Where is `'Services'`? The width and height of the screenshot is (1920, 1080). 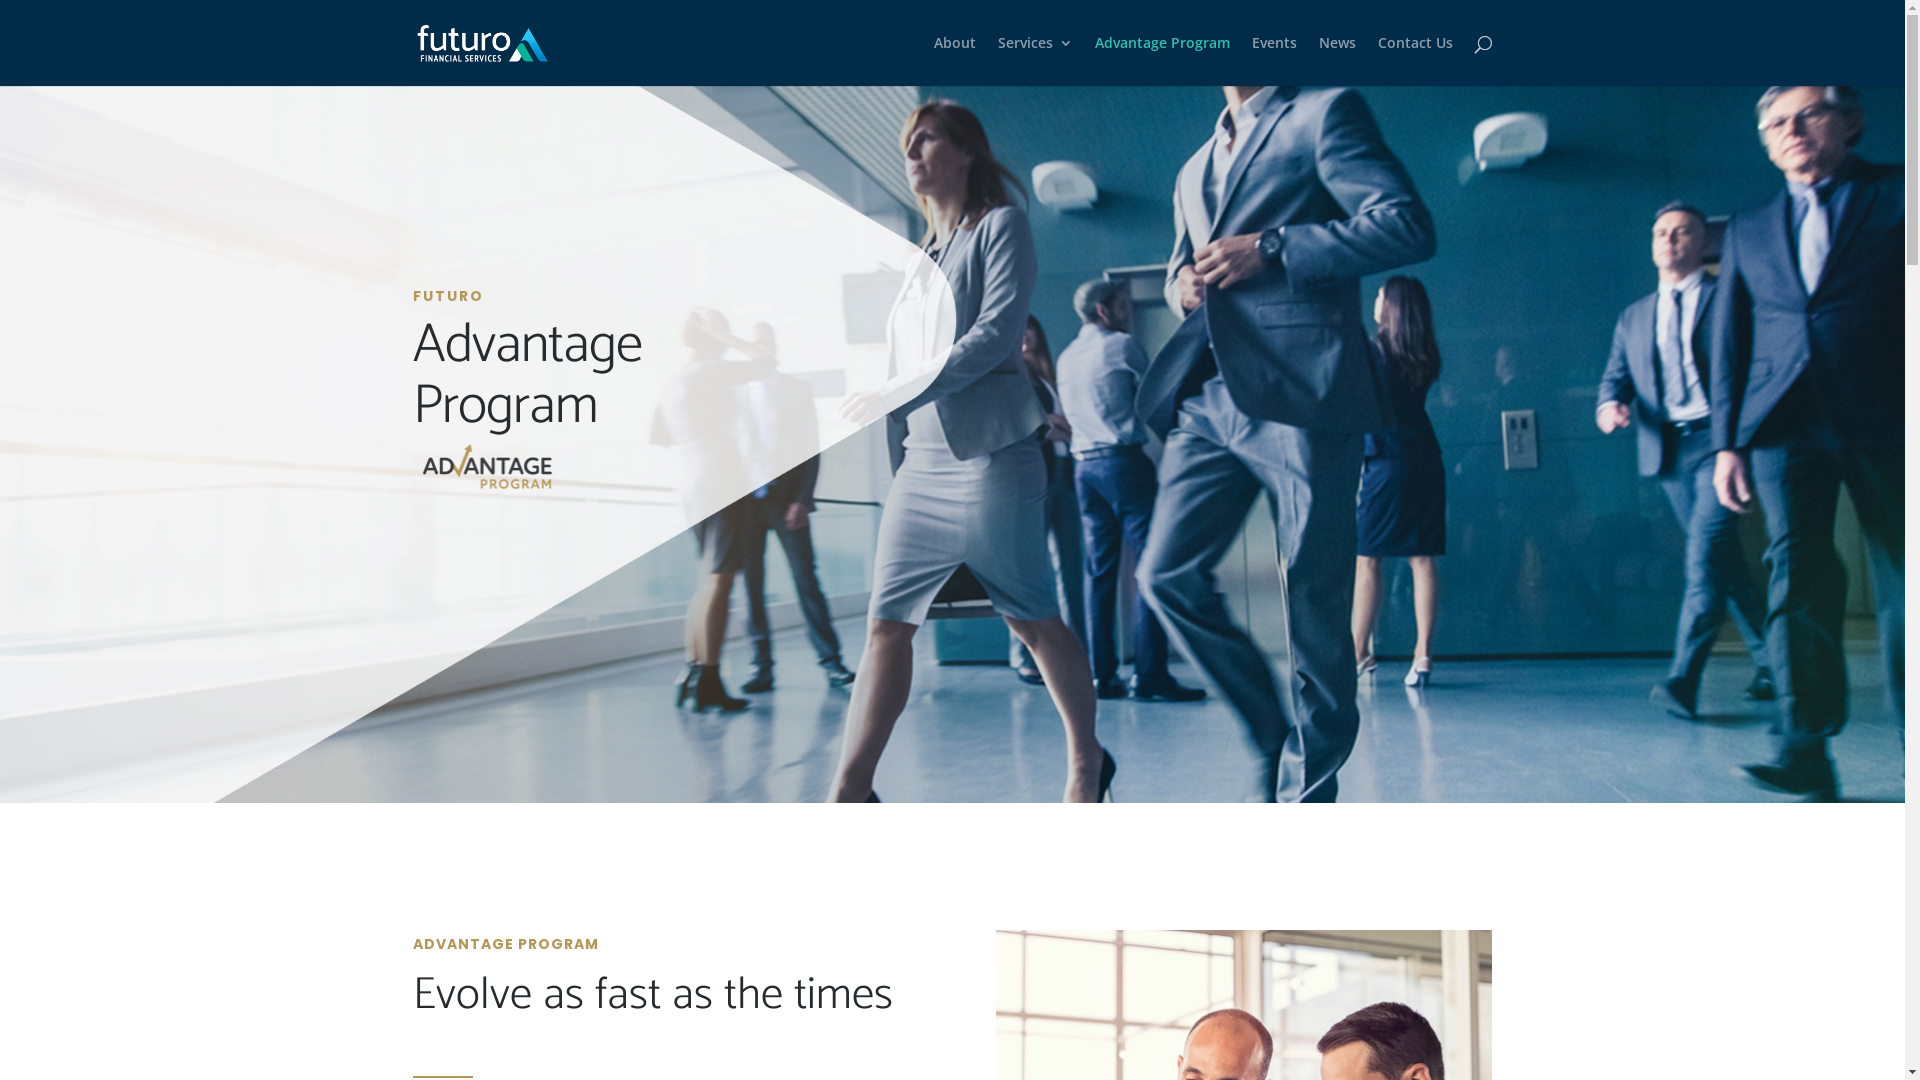 'Services' is located at coordinates (1035, 60).